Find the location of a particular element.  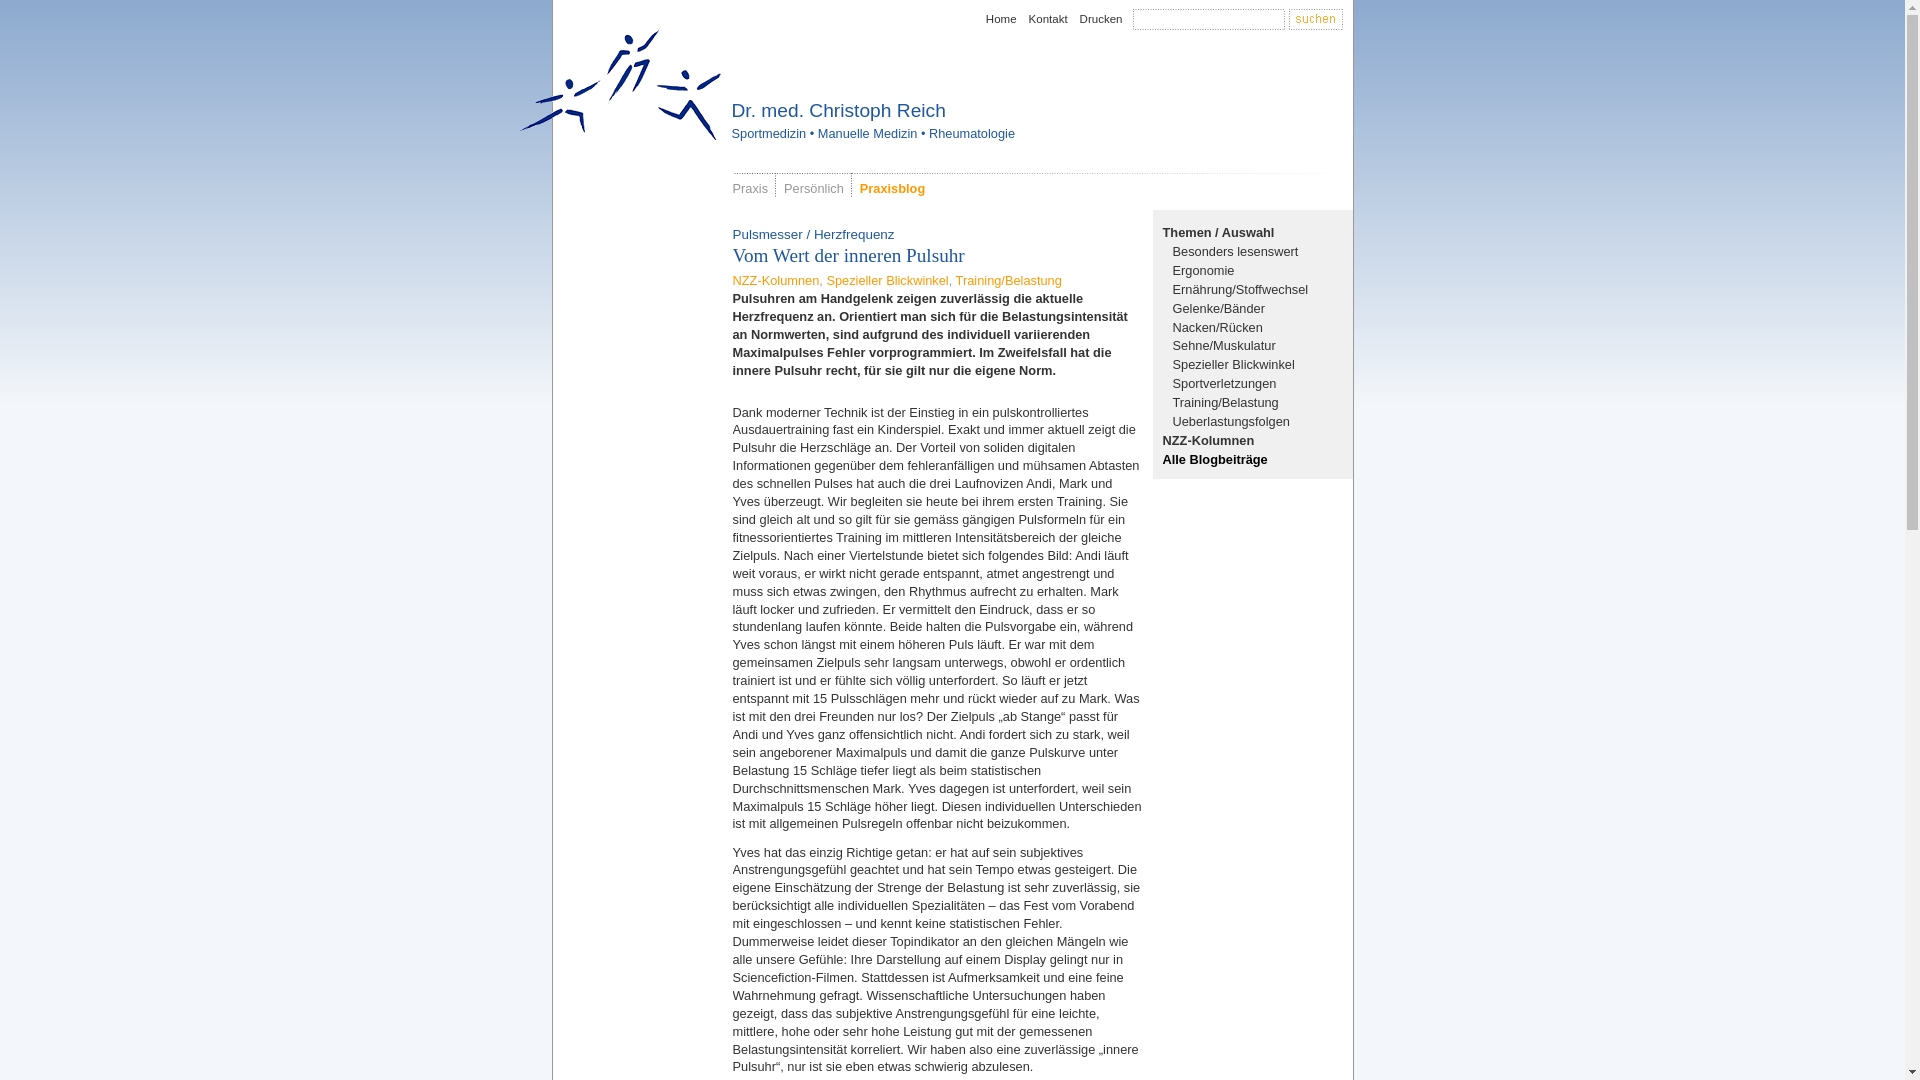

'Praxisblog' is located at coordinates (891, 188).